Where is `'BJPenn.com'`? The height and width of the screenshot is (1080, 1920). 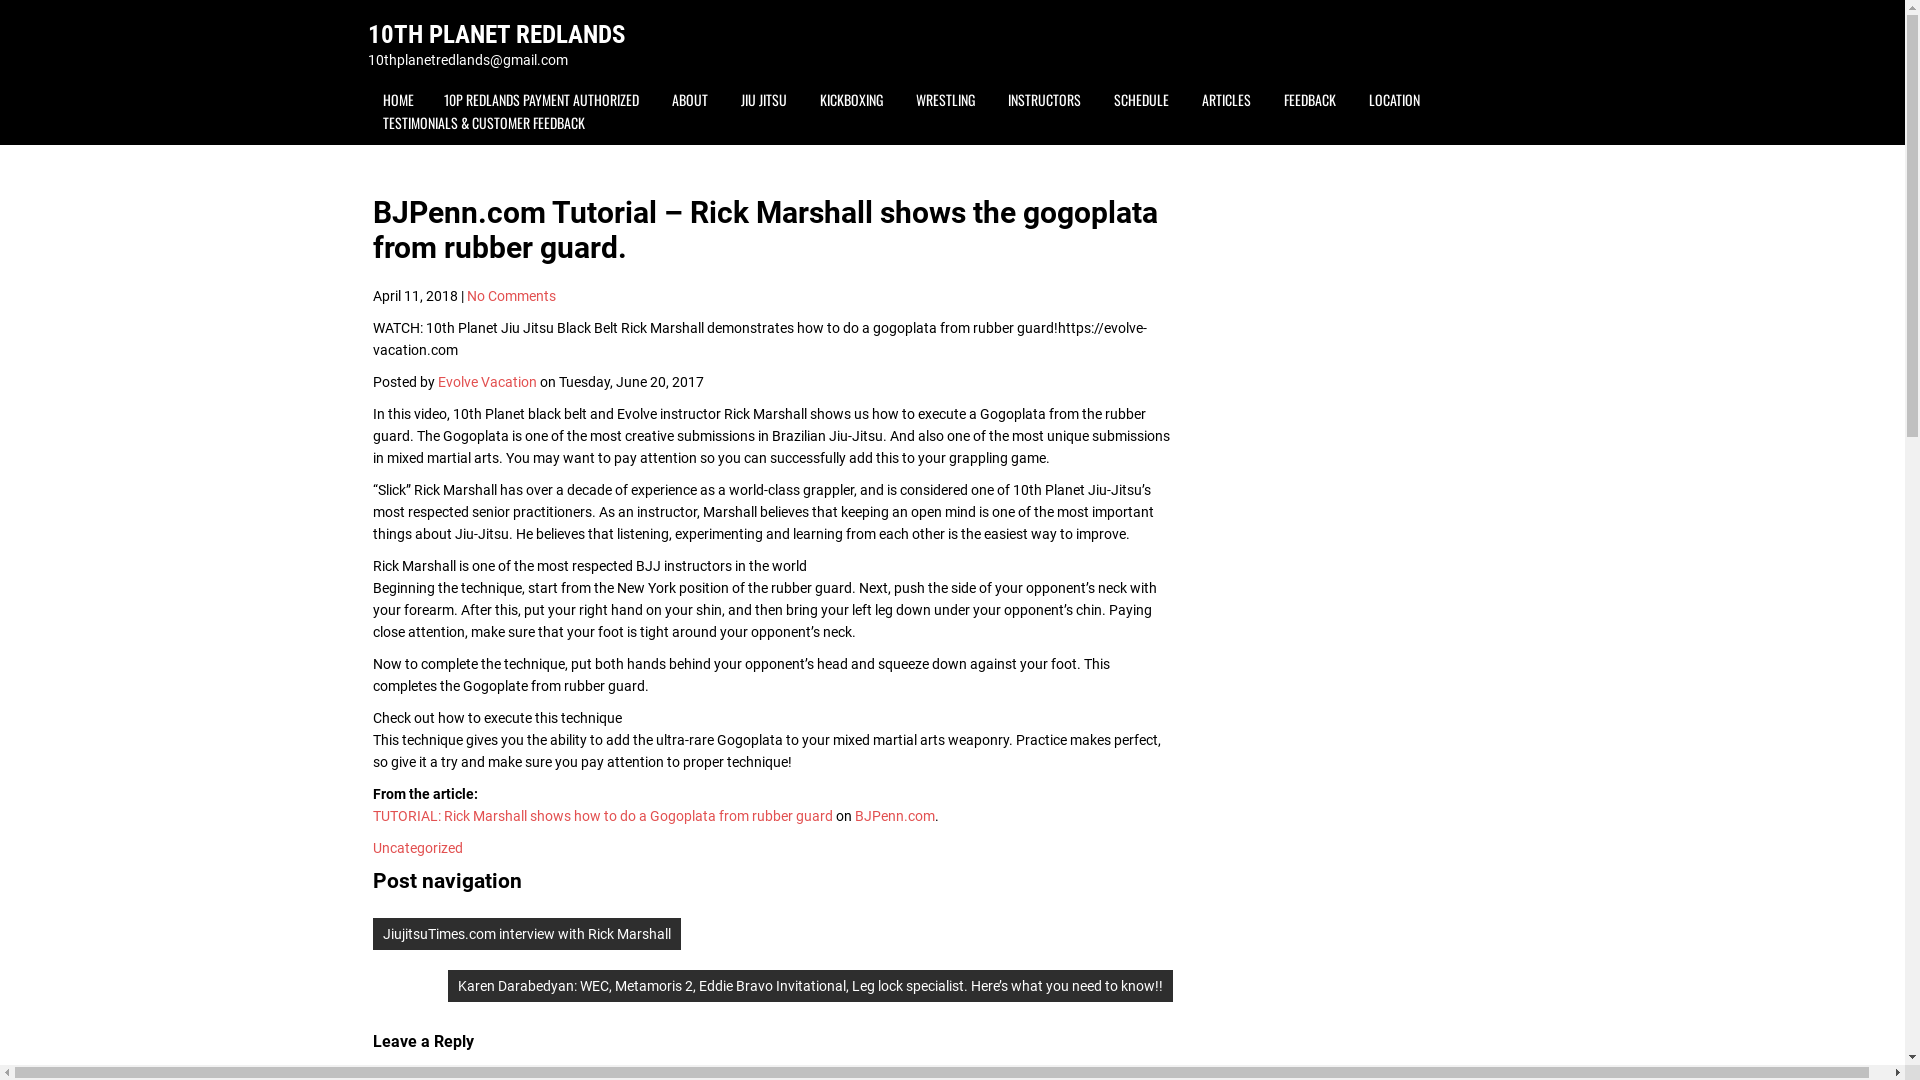
'BJPenn.com' is located at coordinates (892, 816).